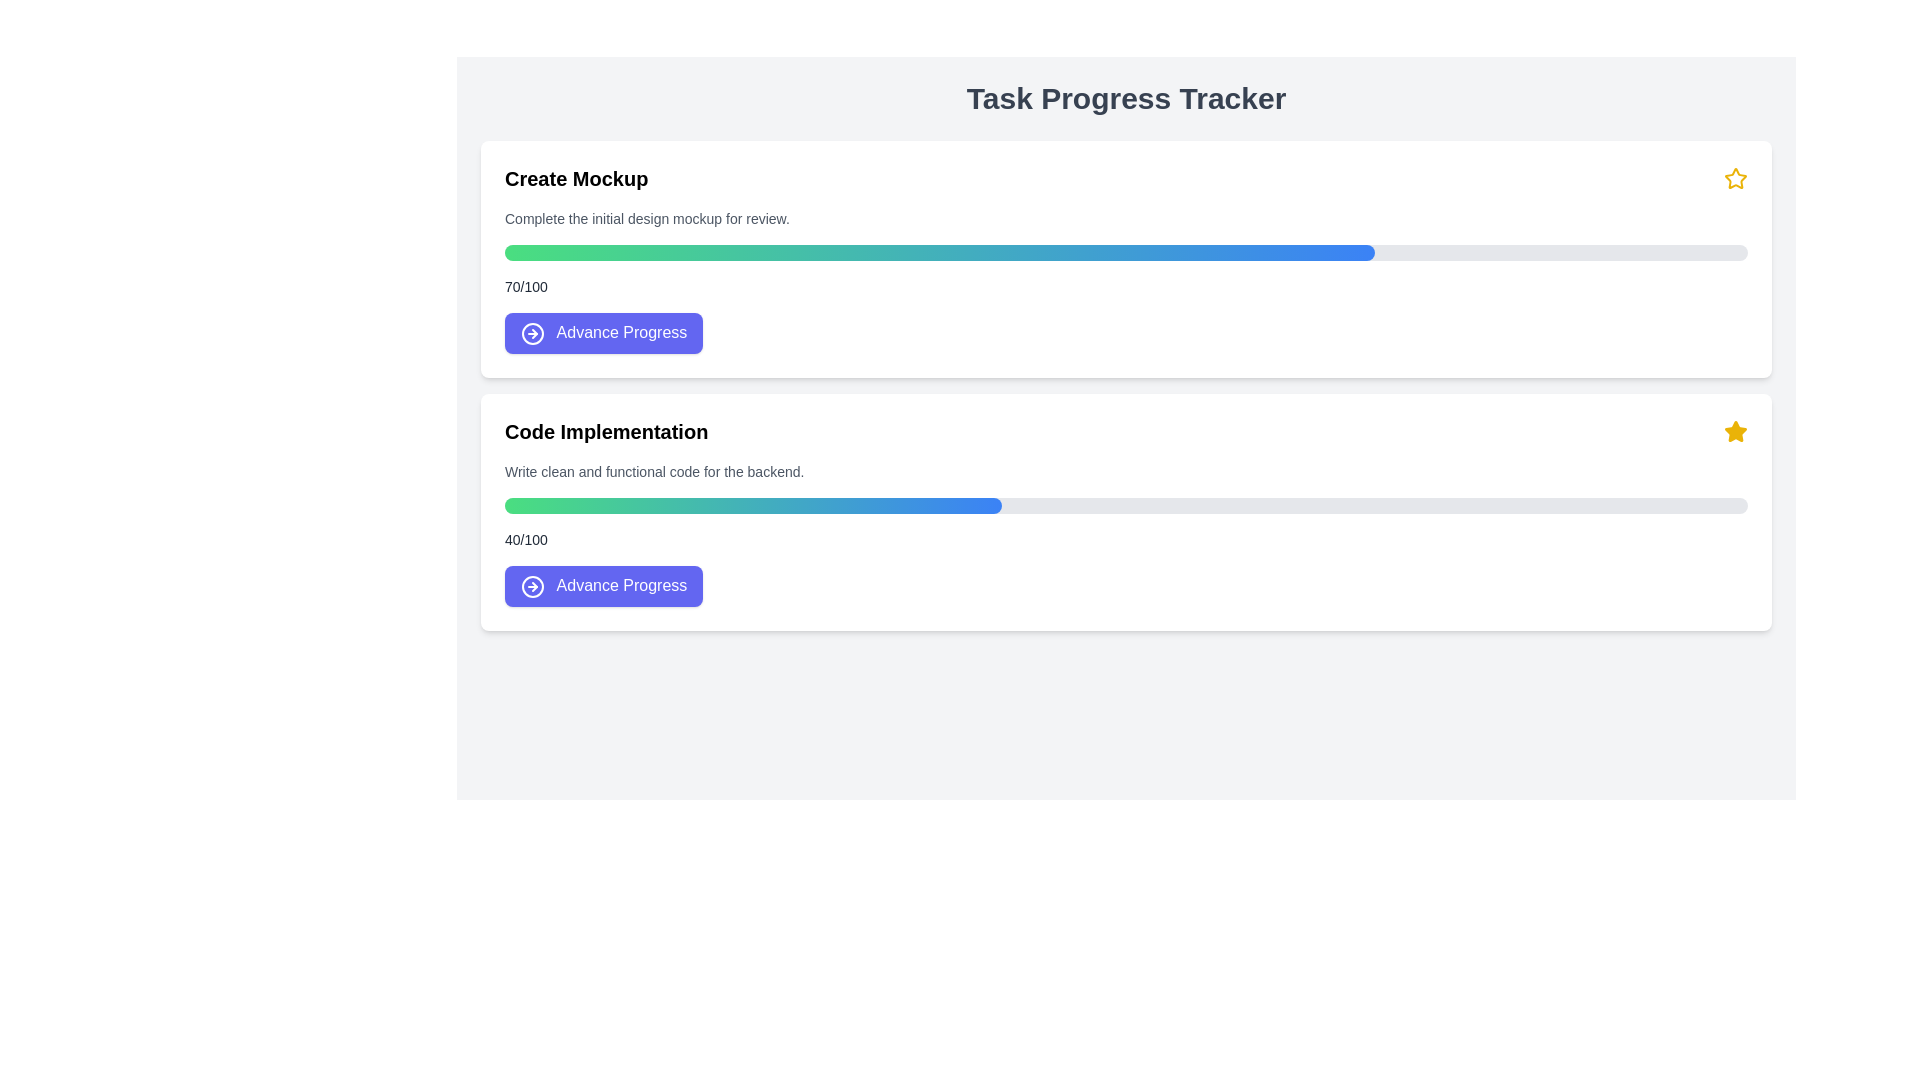 The width and height of the screenshot is (1920, 1080). Describe the element at coordinates (1126, 99) in the screenshot. I see `the centered header text that reads 'Task Progress Tracker' in bold, large gray font, located at the top of the layout` at that location.